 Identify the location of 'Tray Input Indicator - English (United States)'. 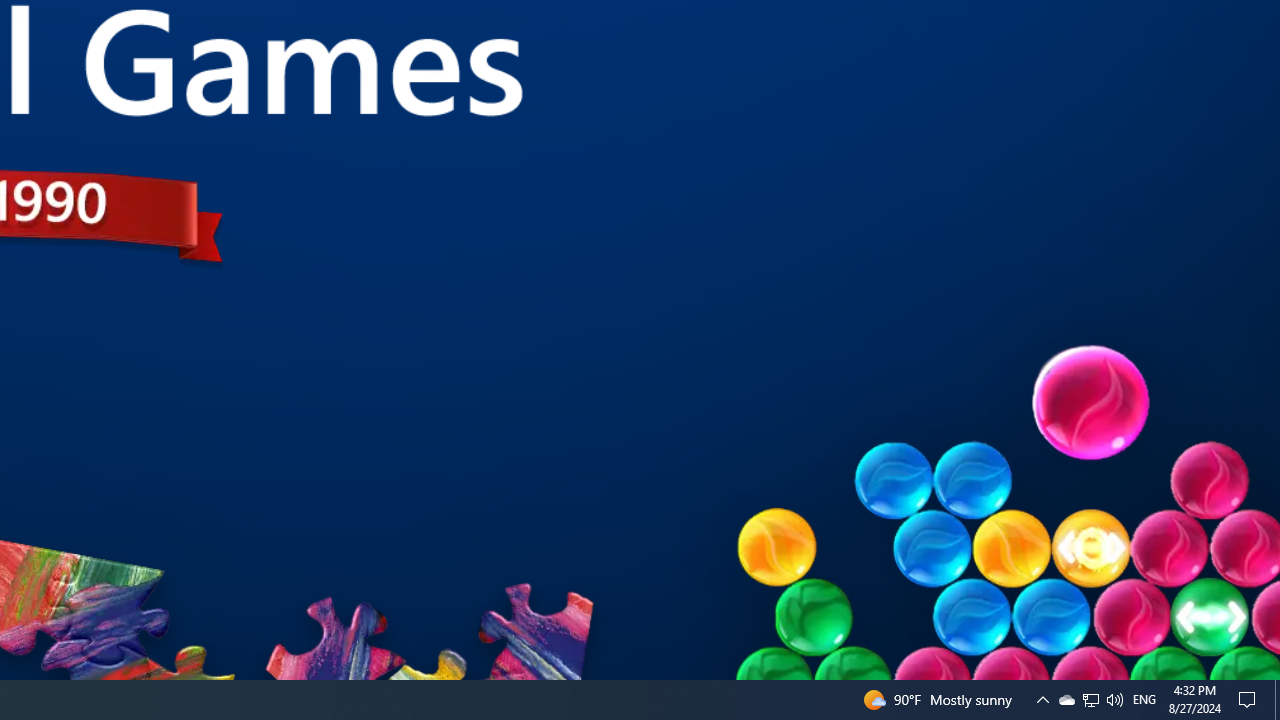
(1090, 698).